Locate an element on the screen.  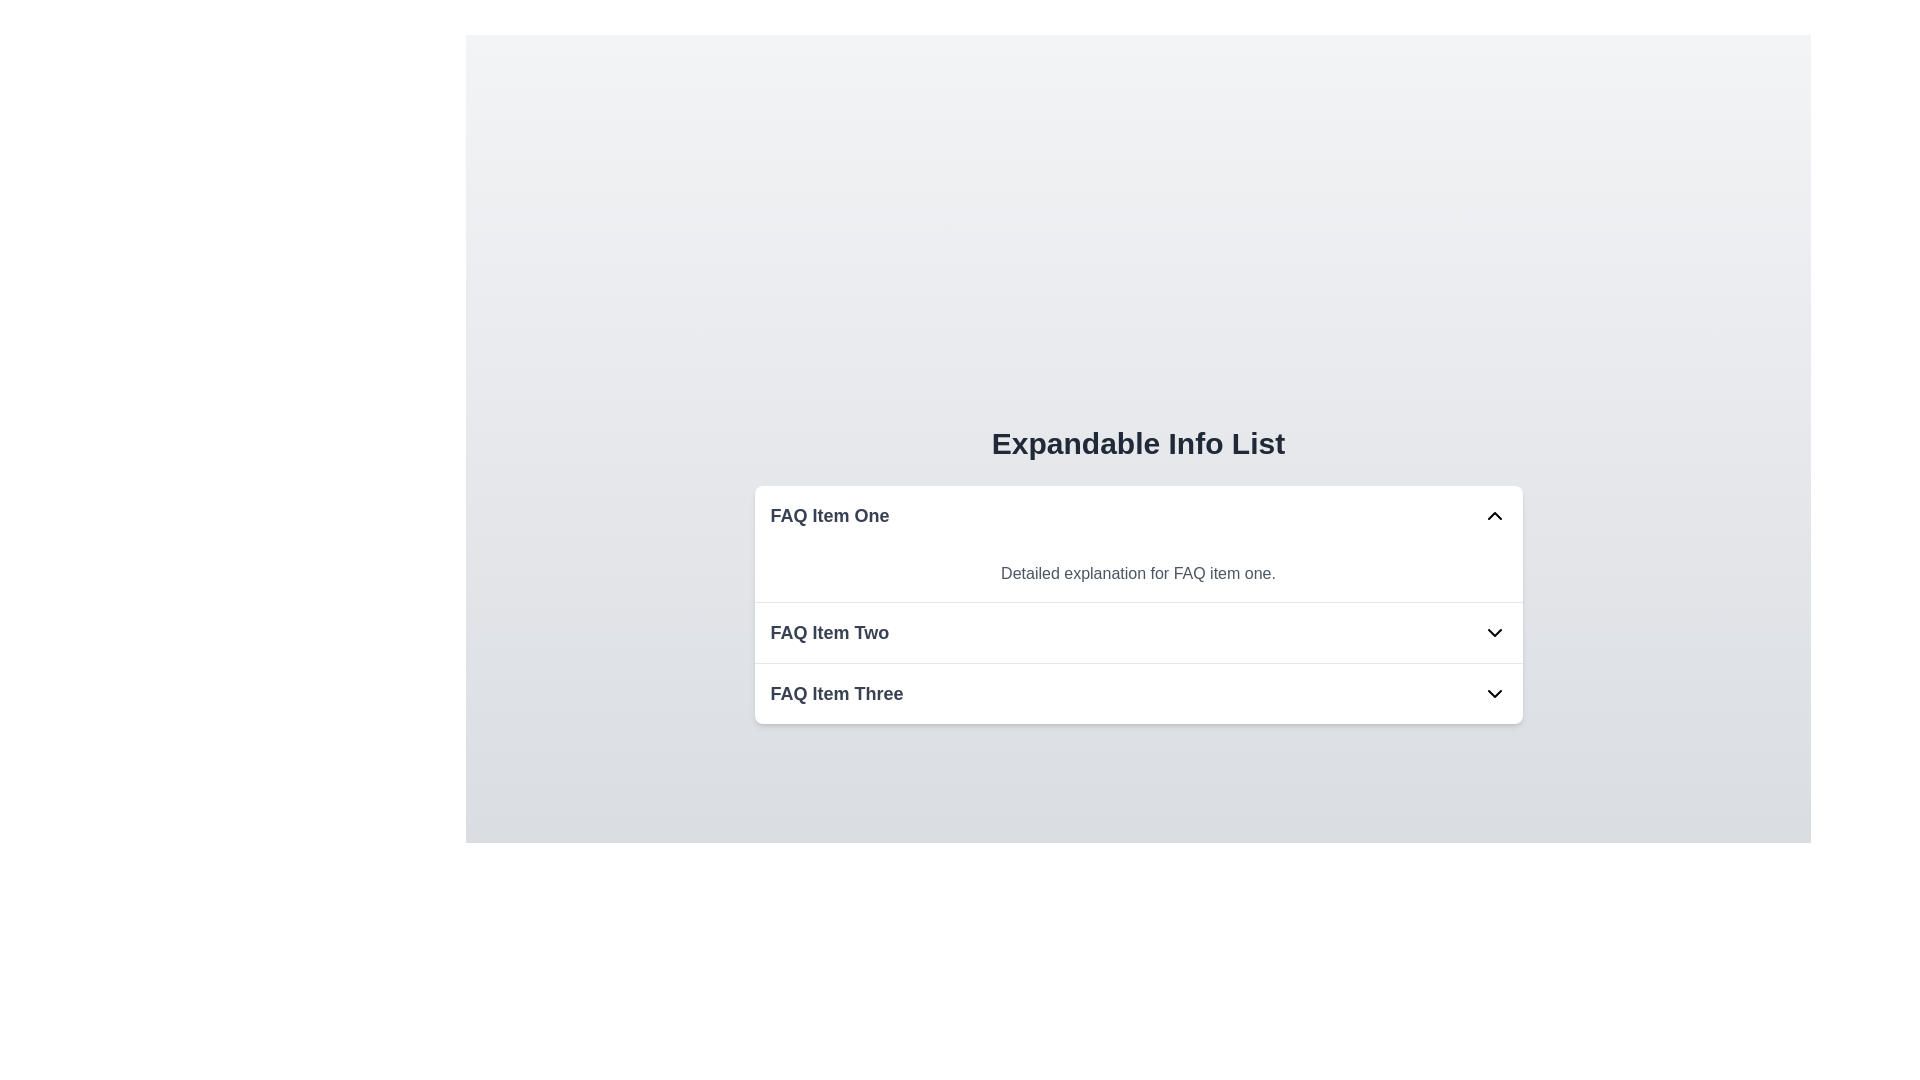
the second FAQ item in the collapsible list is located at coordinates (1138, 633).